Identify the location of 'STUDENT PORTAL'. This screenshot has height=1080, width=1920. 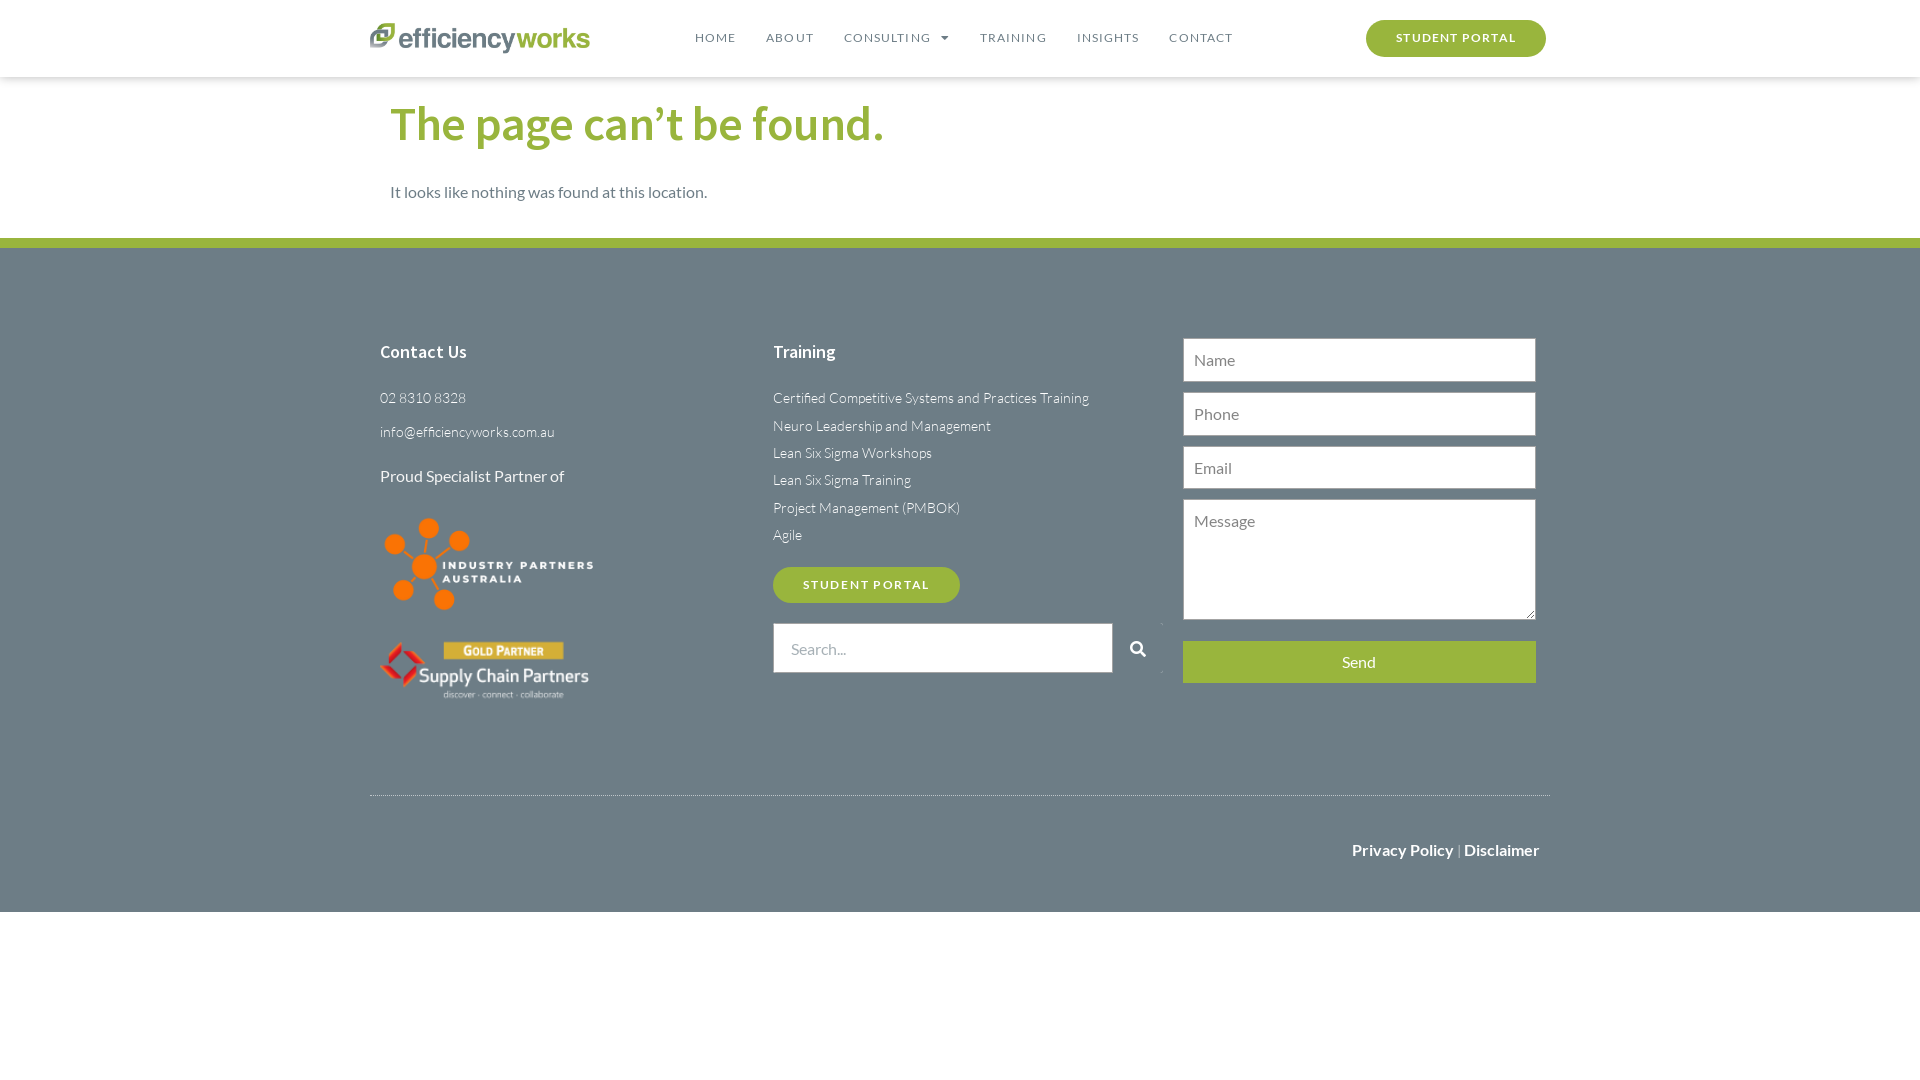
(1455, 38).